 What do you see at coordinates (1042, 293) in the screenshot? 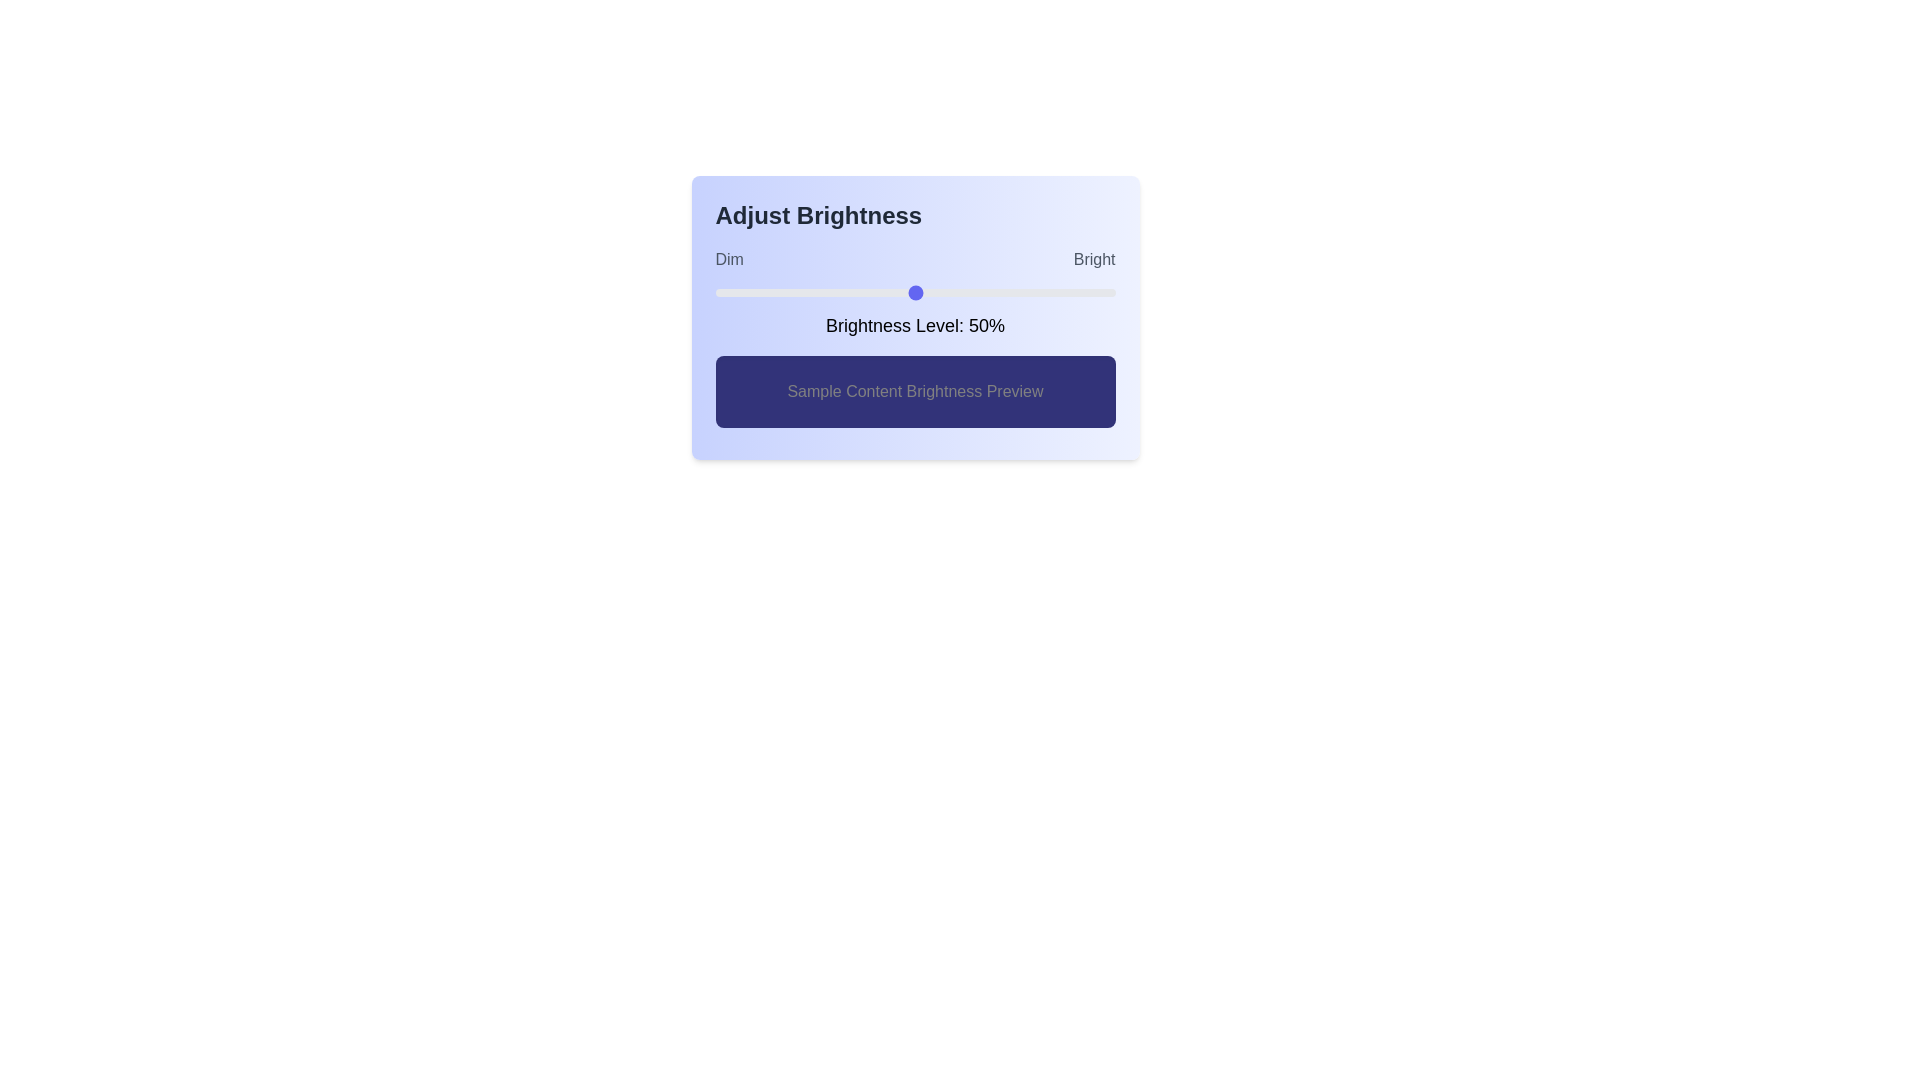
I see `the brightness slider to 82%` at bounding box center [1042, 293].